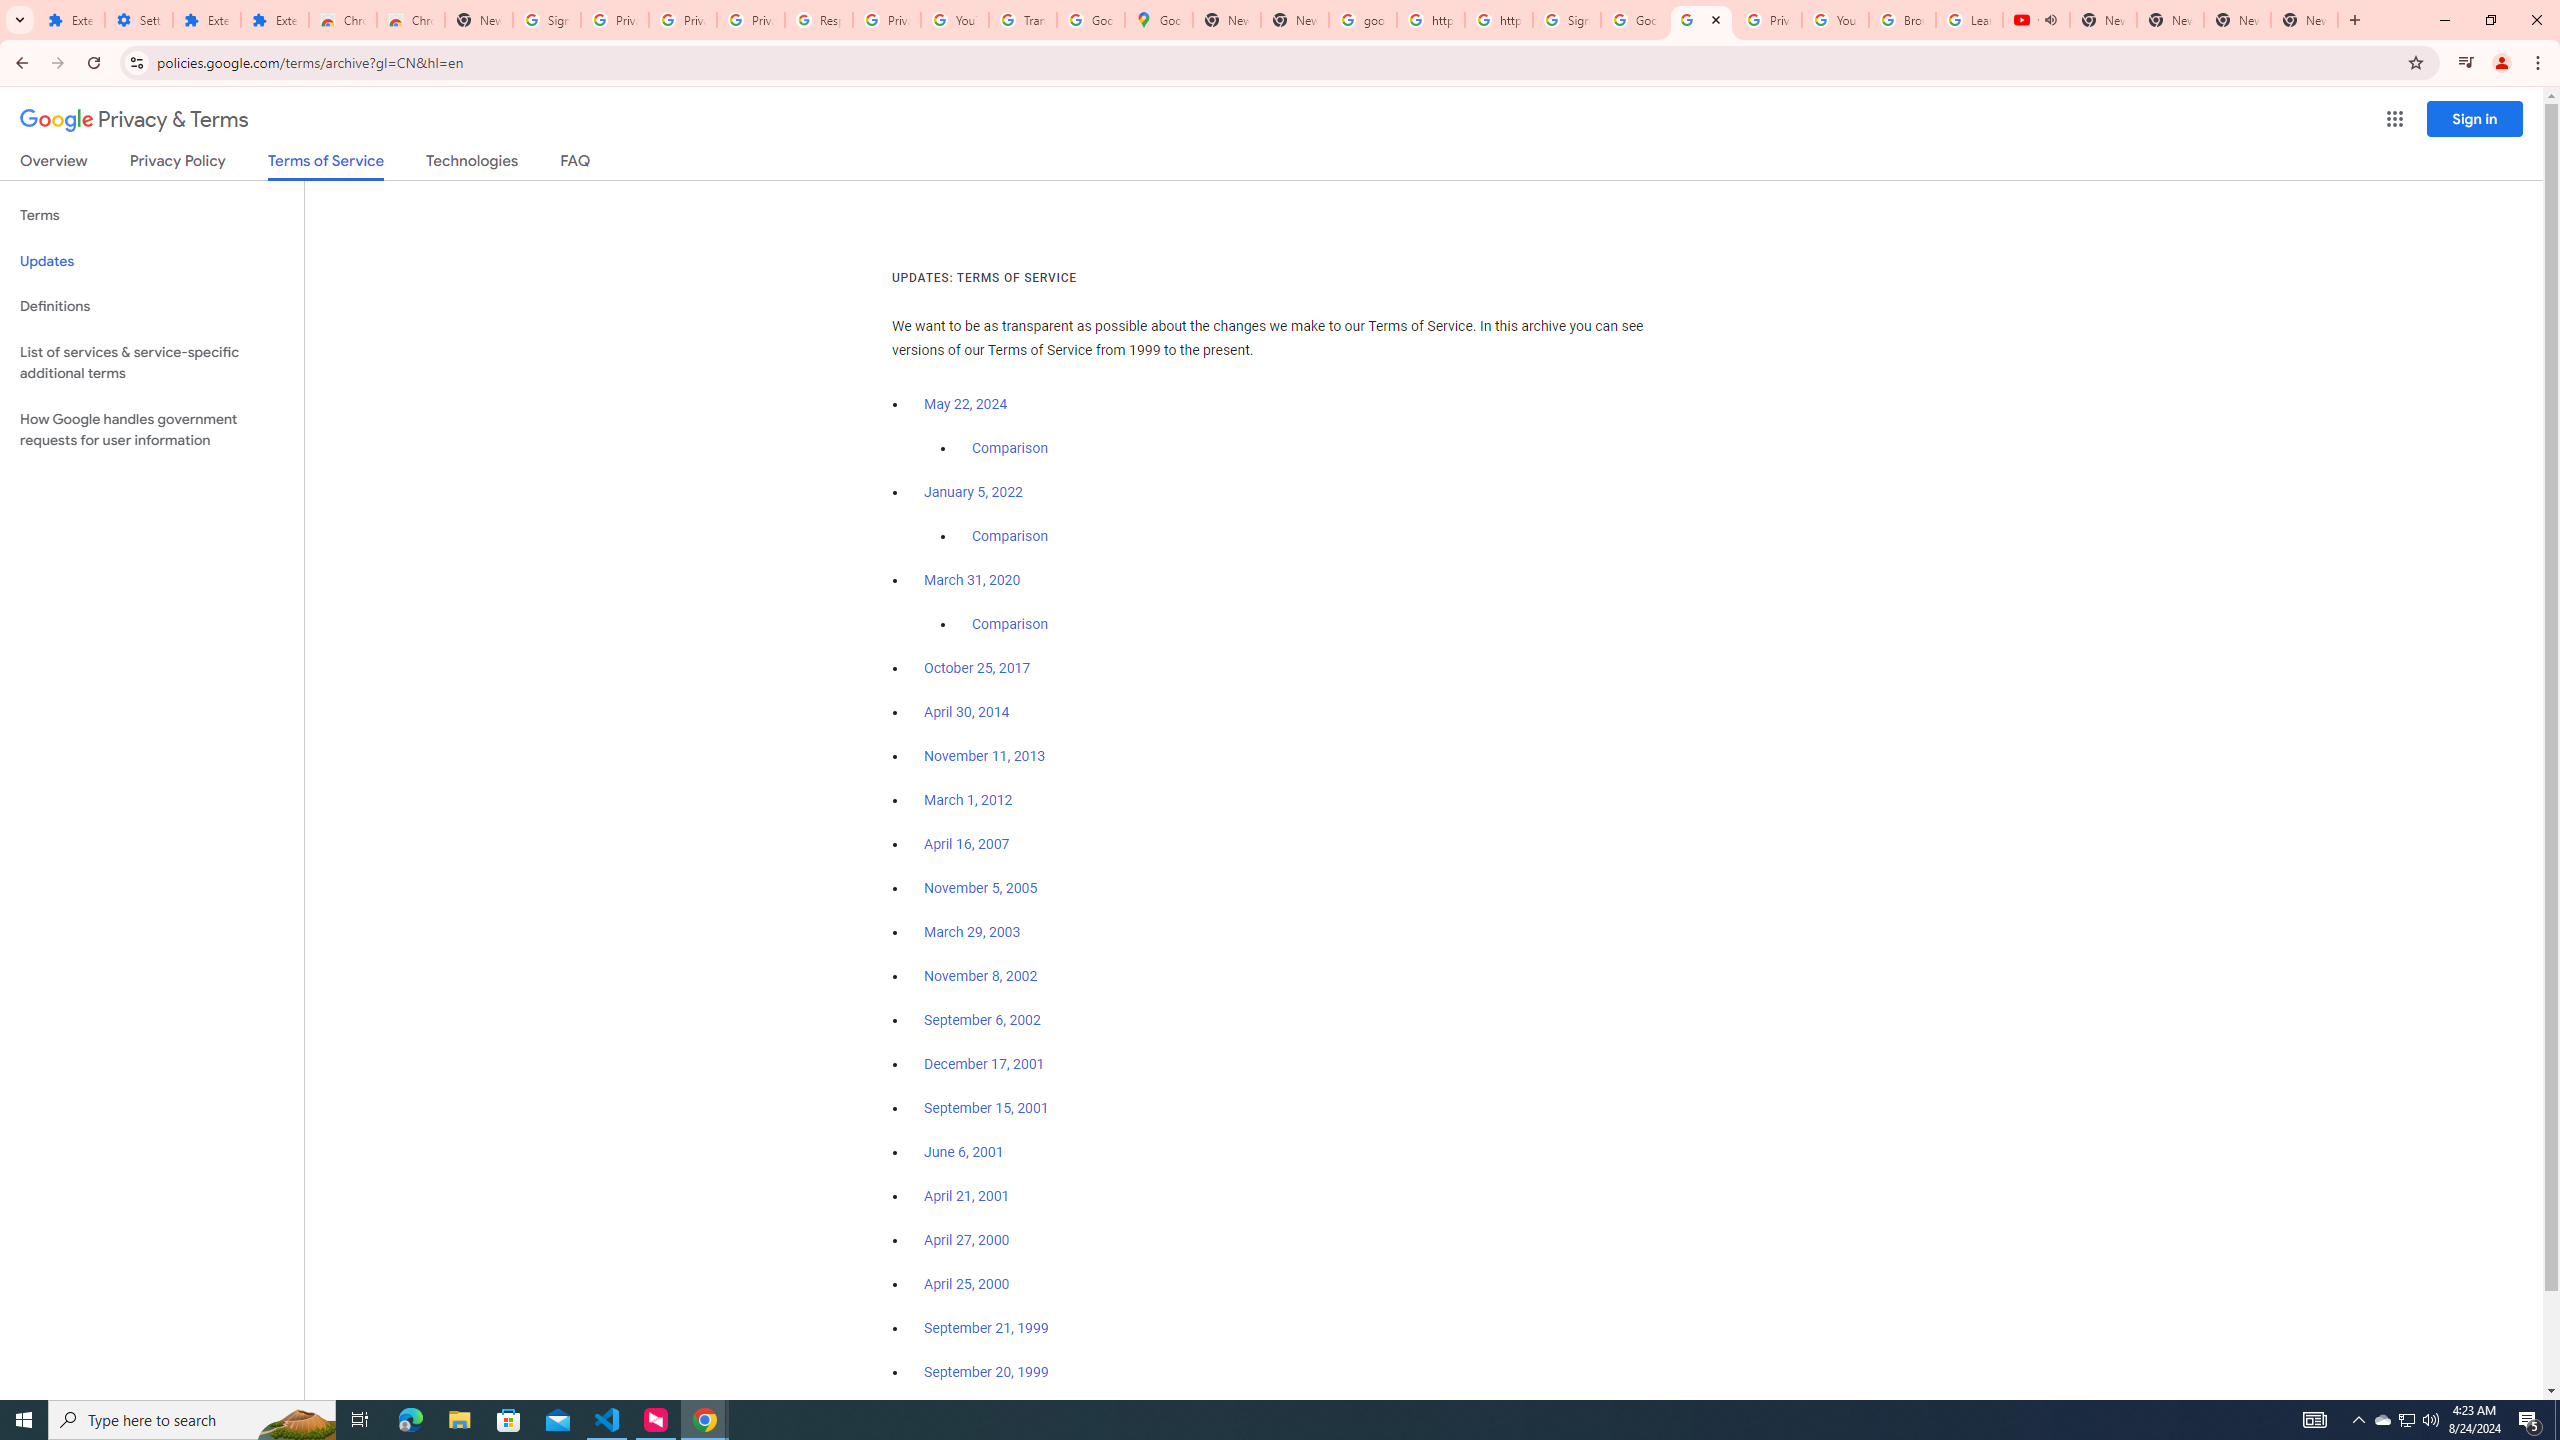 Image resolution: width=2560 pixels, height=1440 pixels. What do you see at coordinates (982, 1019) in the screenshot?
I see `'September 6, 2002'` at bounding box center [982, 1019].